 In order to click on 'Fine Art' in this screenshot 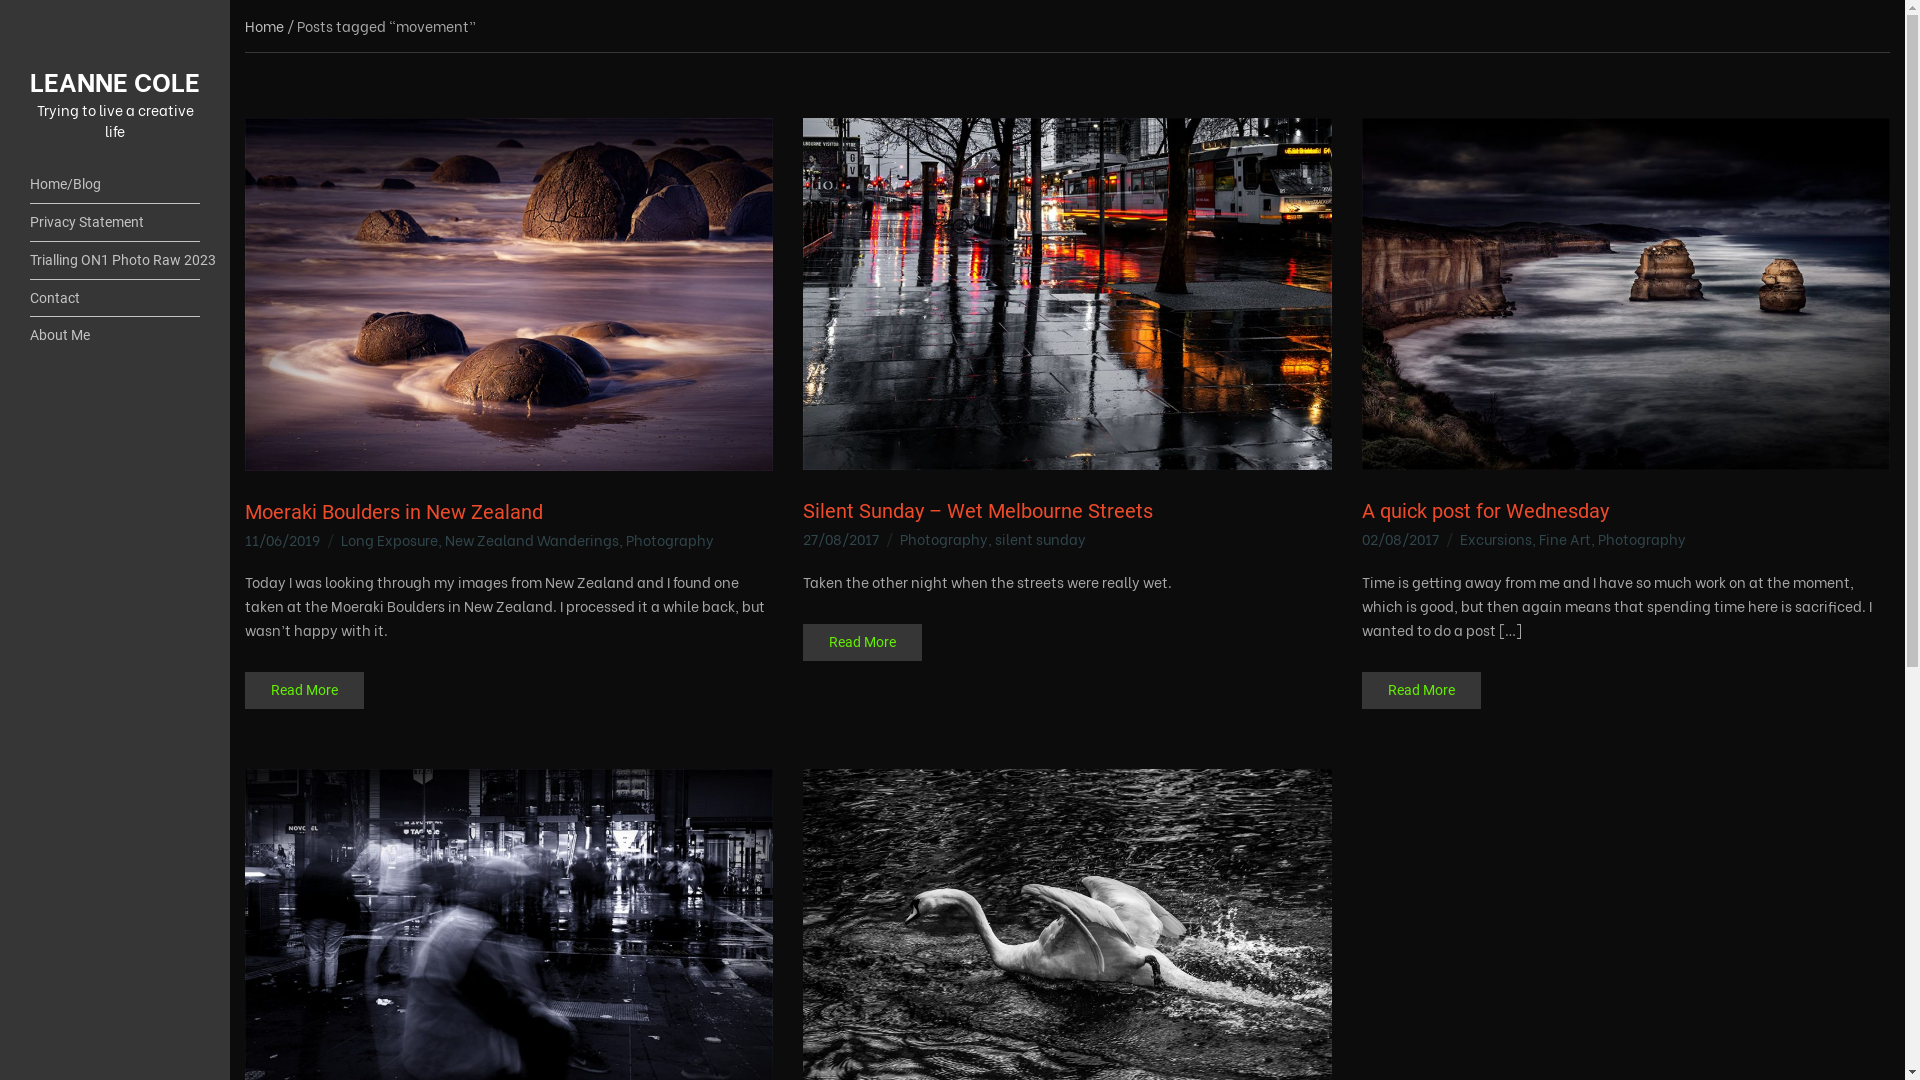, I will do `click(1563, 537)`.